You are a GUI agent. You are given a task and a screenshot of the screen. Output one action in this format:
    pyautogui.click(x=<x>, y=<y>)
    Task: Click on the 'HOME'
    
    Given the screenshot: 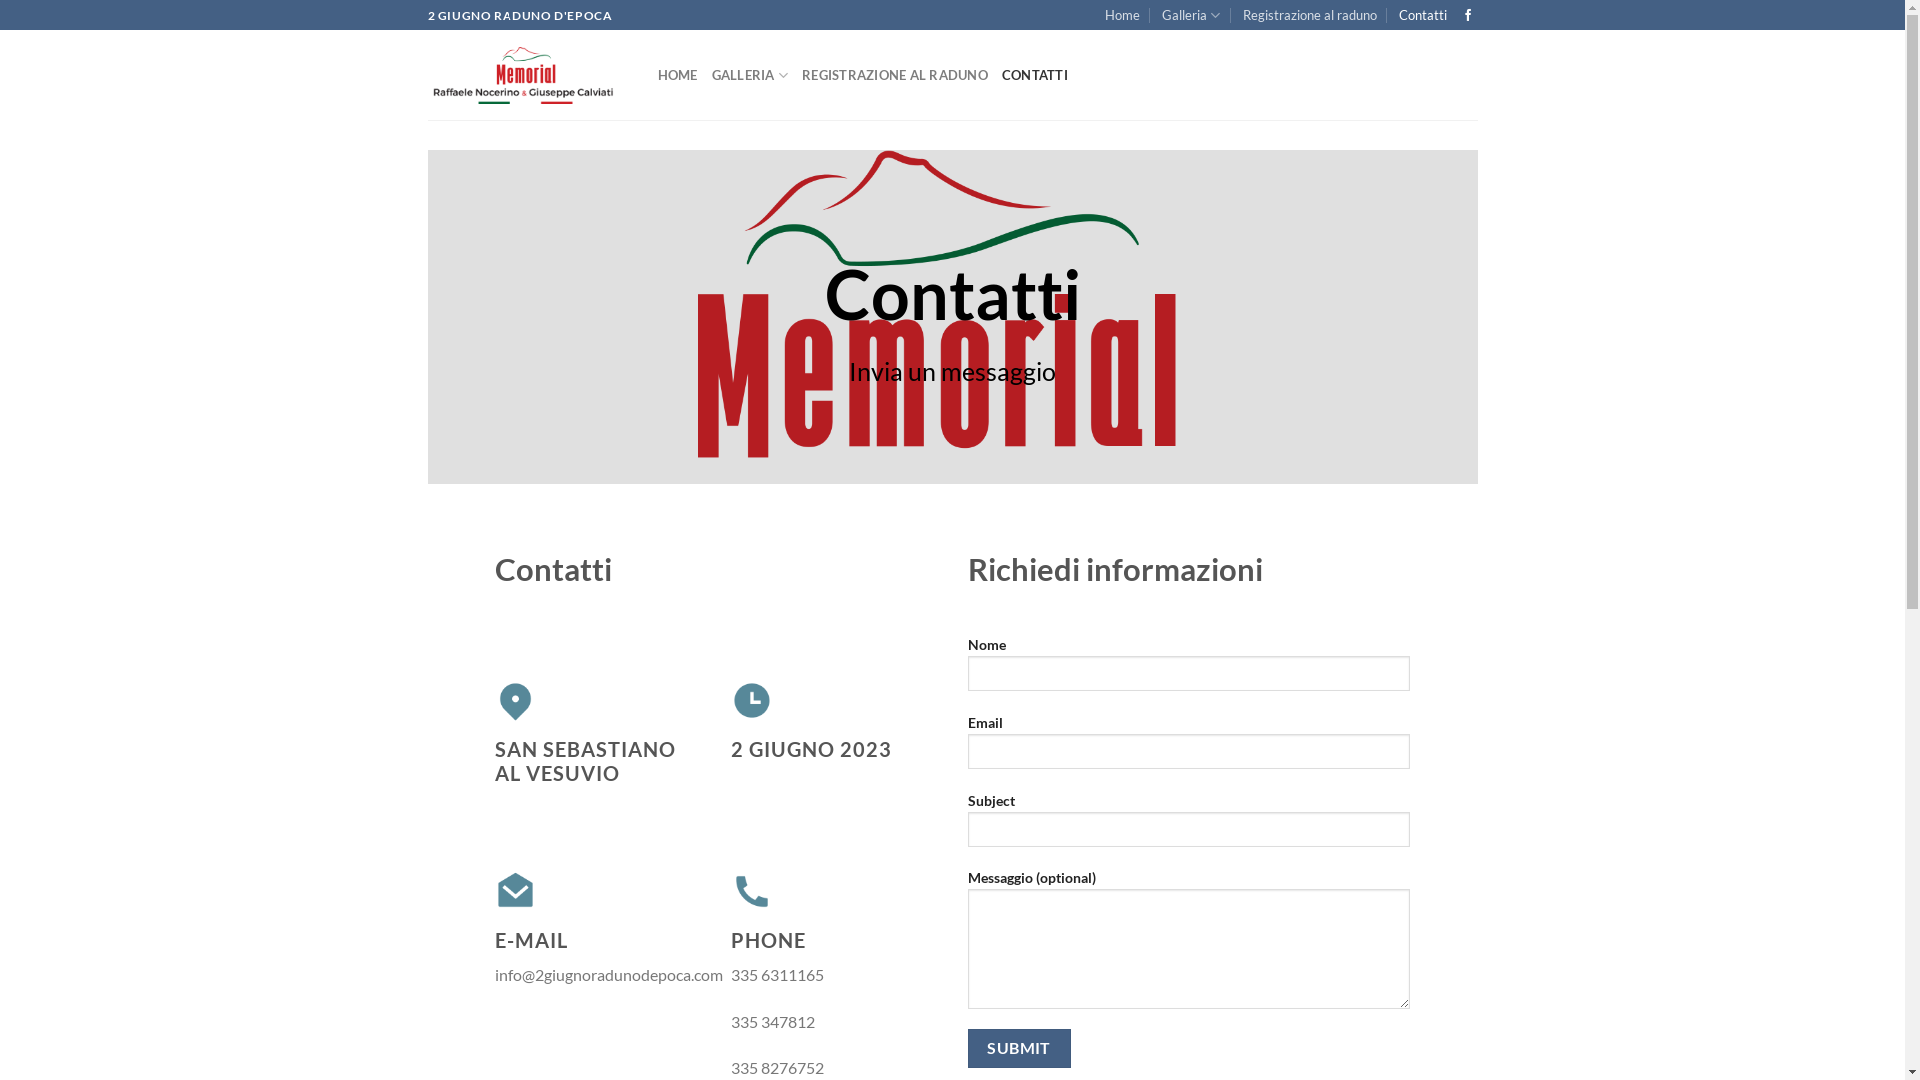 What is the action you would take?
    pyautogui.click(x=677, y=73)
    